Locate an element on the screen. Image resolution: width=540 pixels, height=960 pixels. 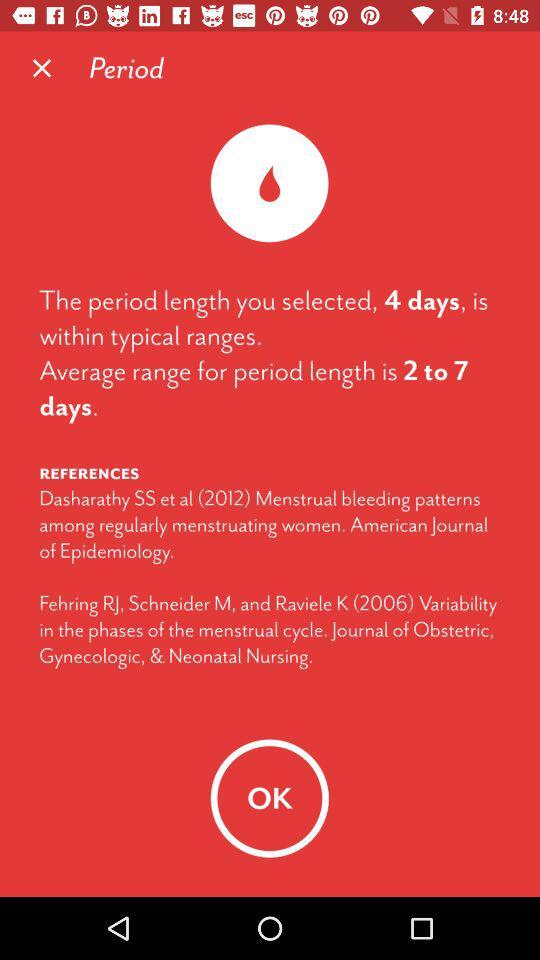
back is located at coordinates (42, 68).